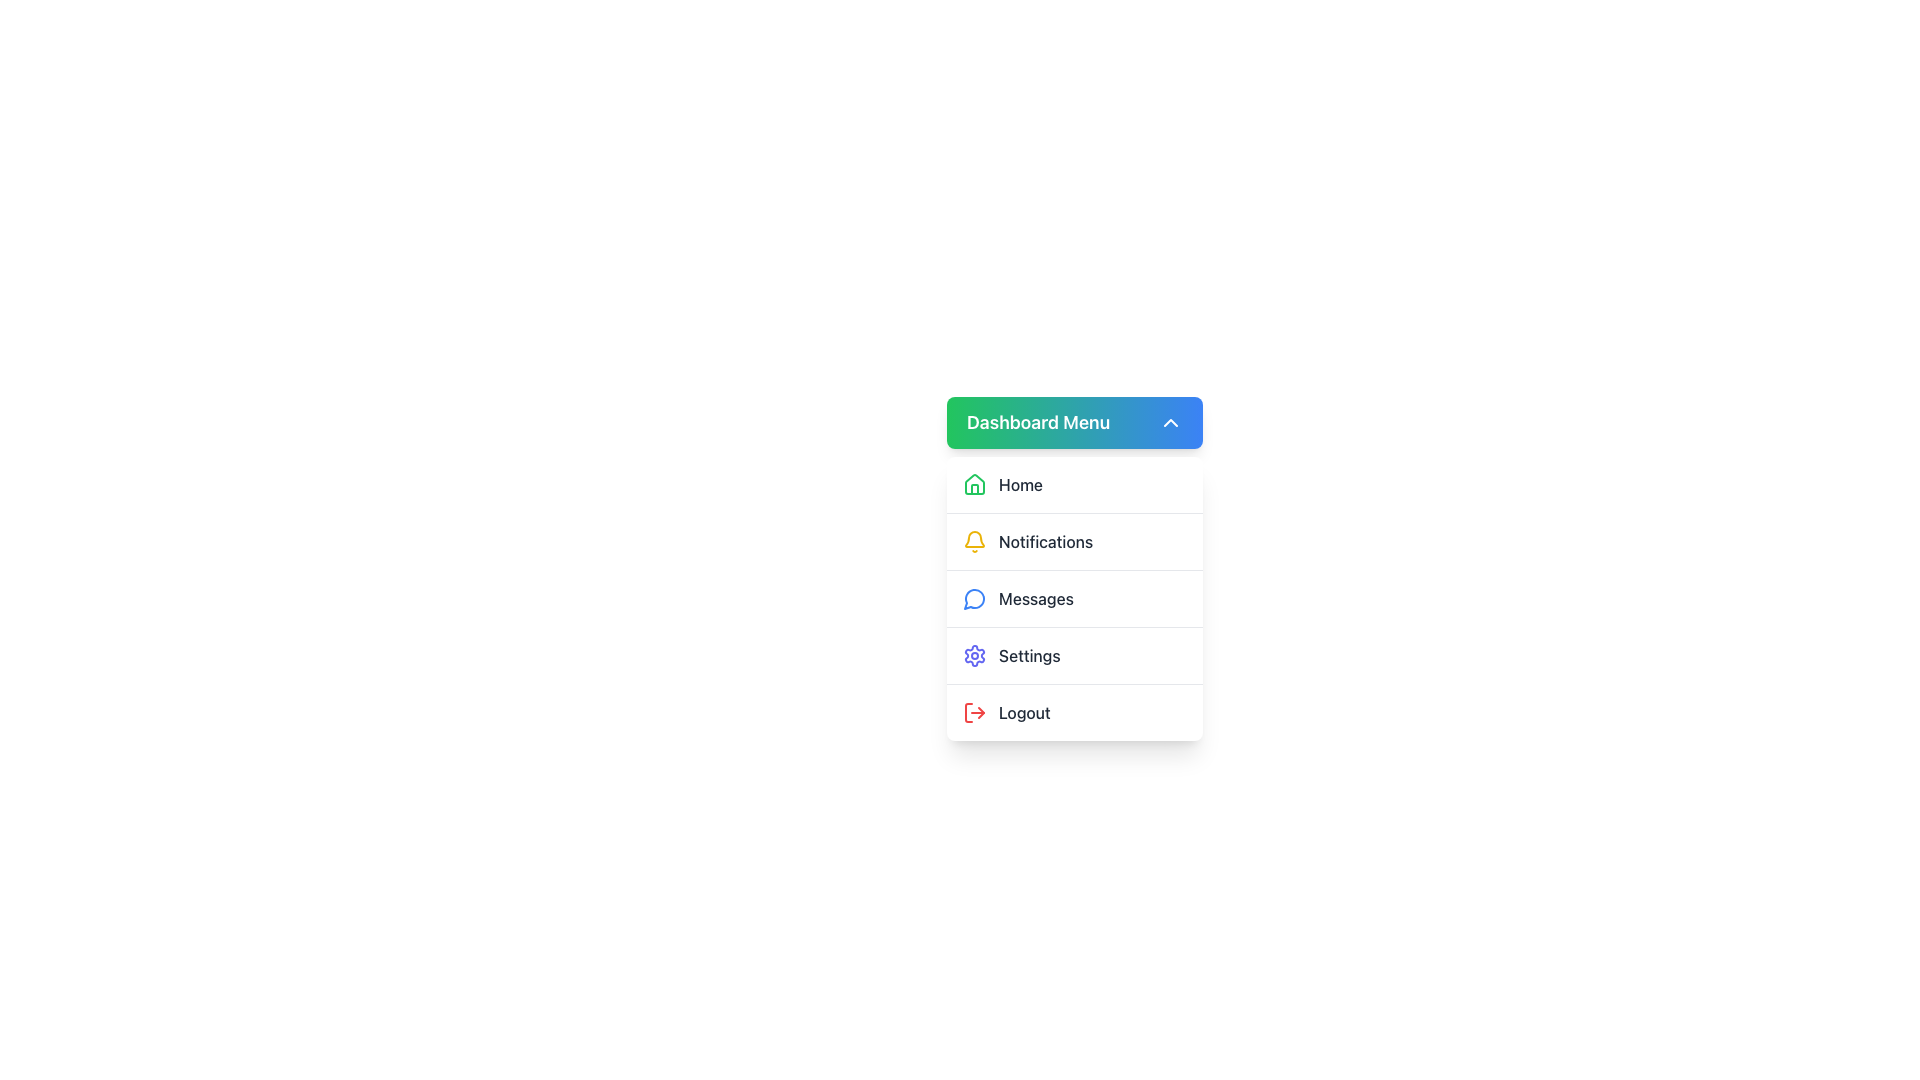 This screenshot has height=1080, width=1920. What do you see at coordinates (974, 483) in the screenshot?
I see `the green stylized house icon located in the first row of the vertical list under the 'Dashboard Menu', to the left of the 'Home' label` at bounding box center [974, 483].